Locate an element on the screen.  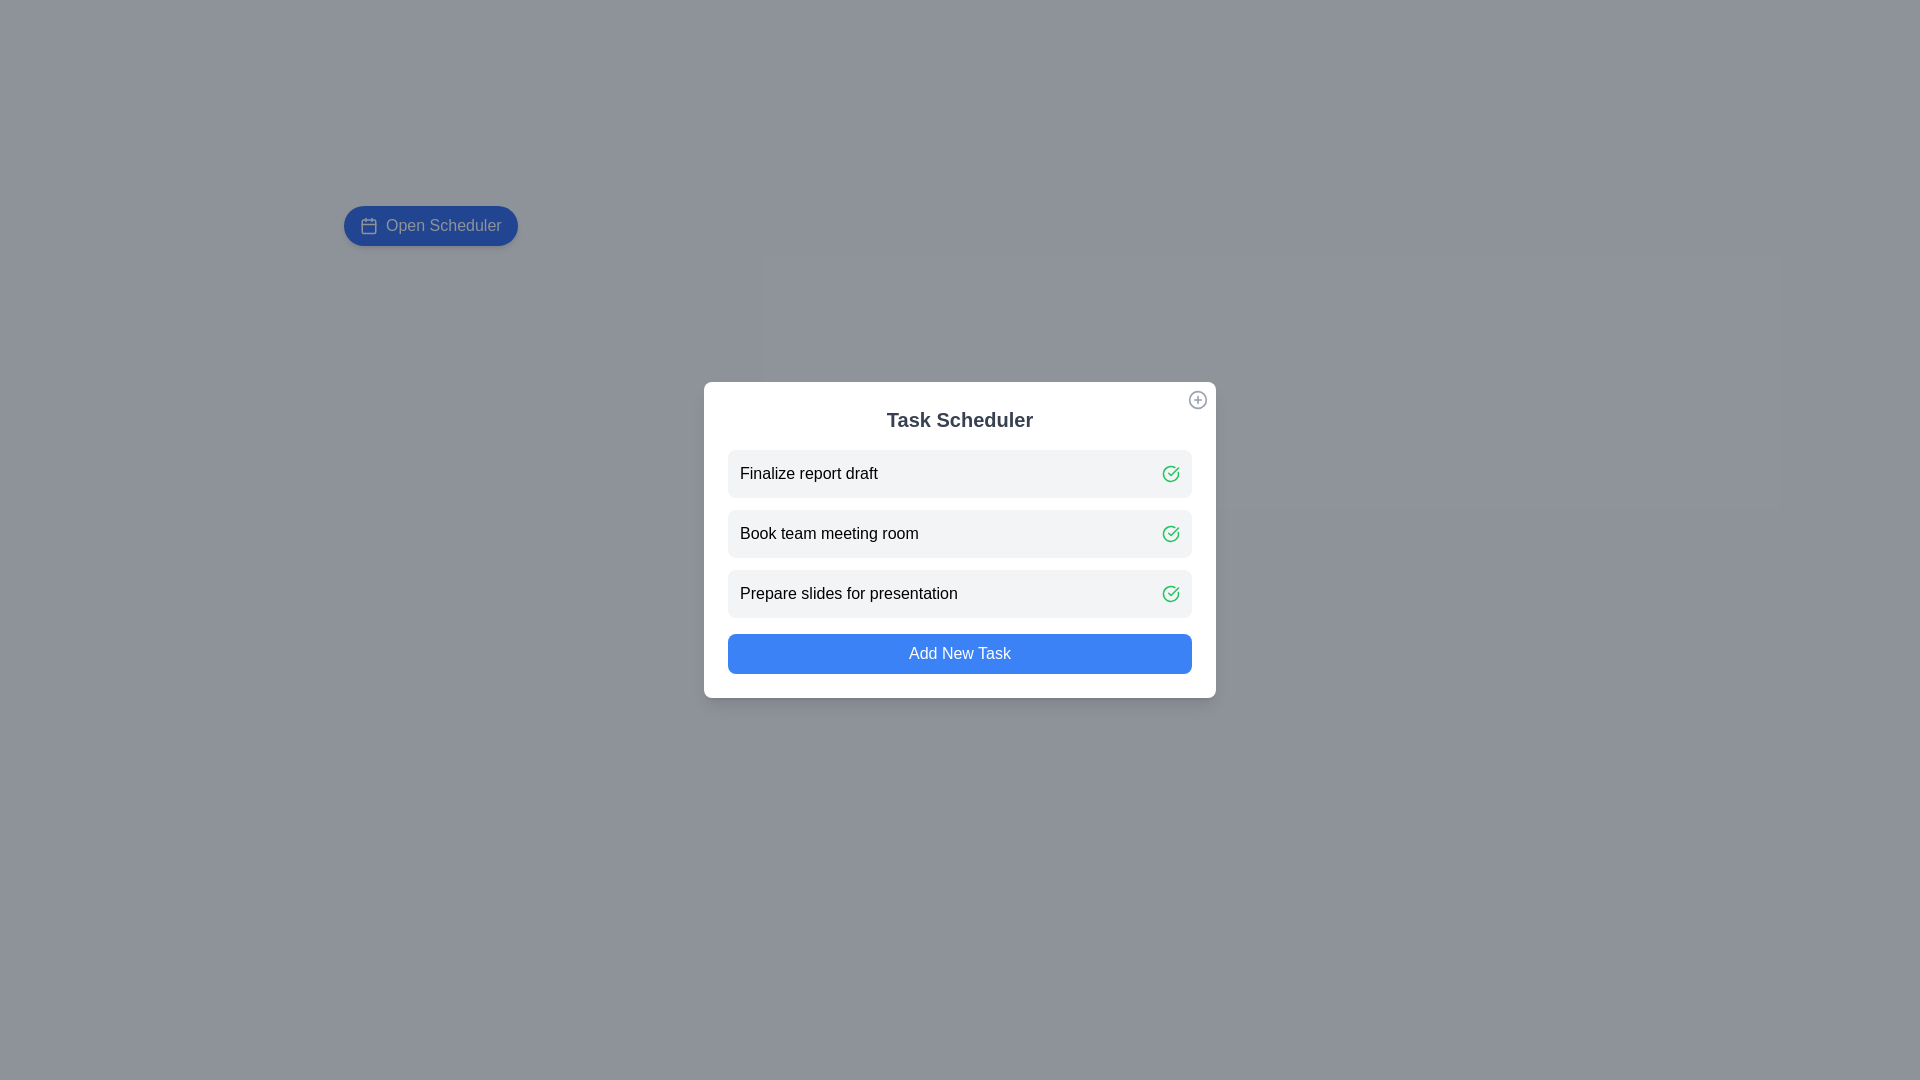
the success status icon located to the far-right of the 'Book team meeting room' task in the Task Scheduler list is located at coordinates (1171, 532).